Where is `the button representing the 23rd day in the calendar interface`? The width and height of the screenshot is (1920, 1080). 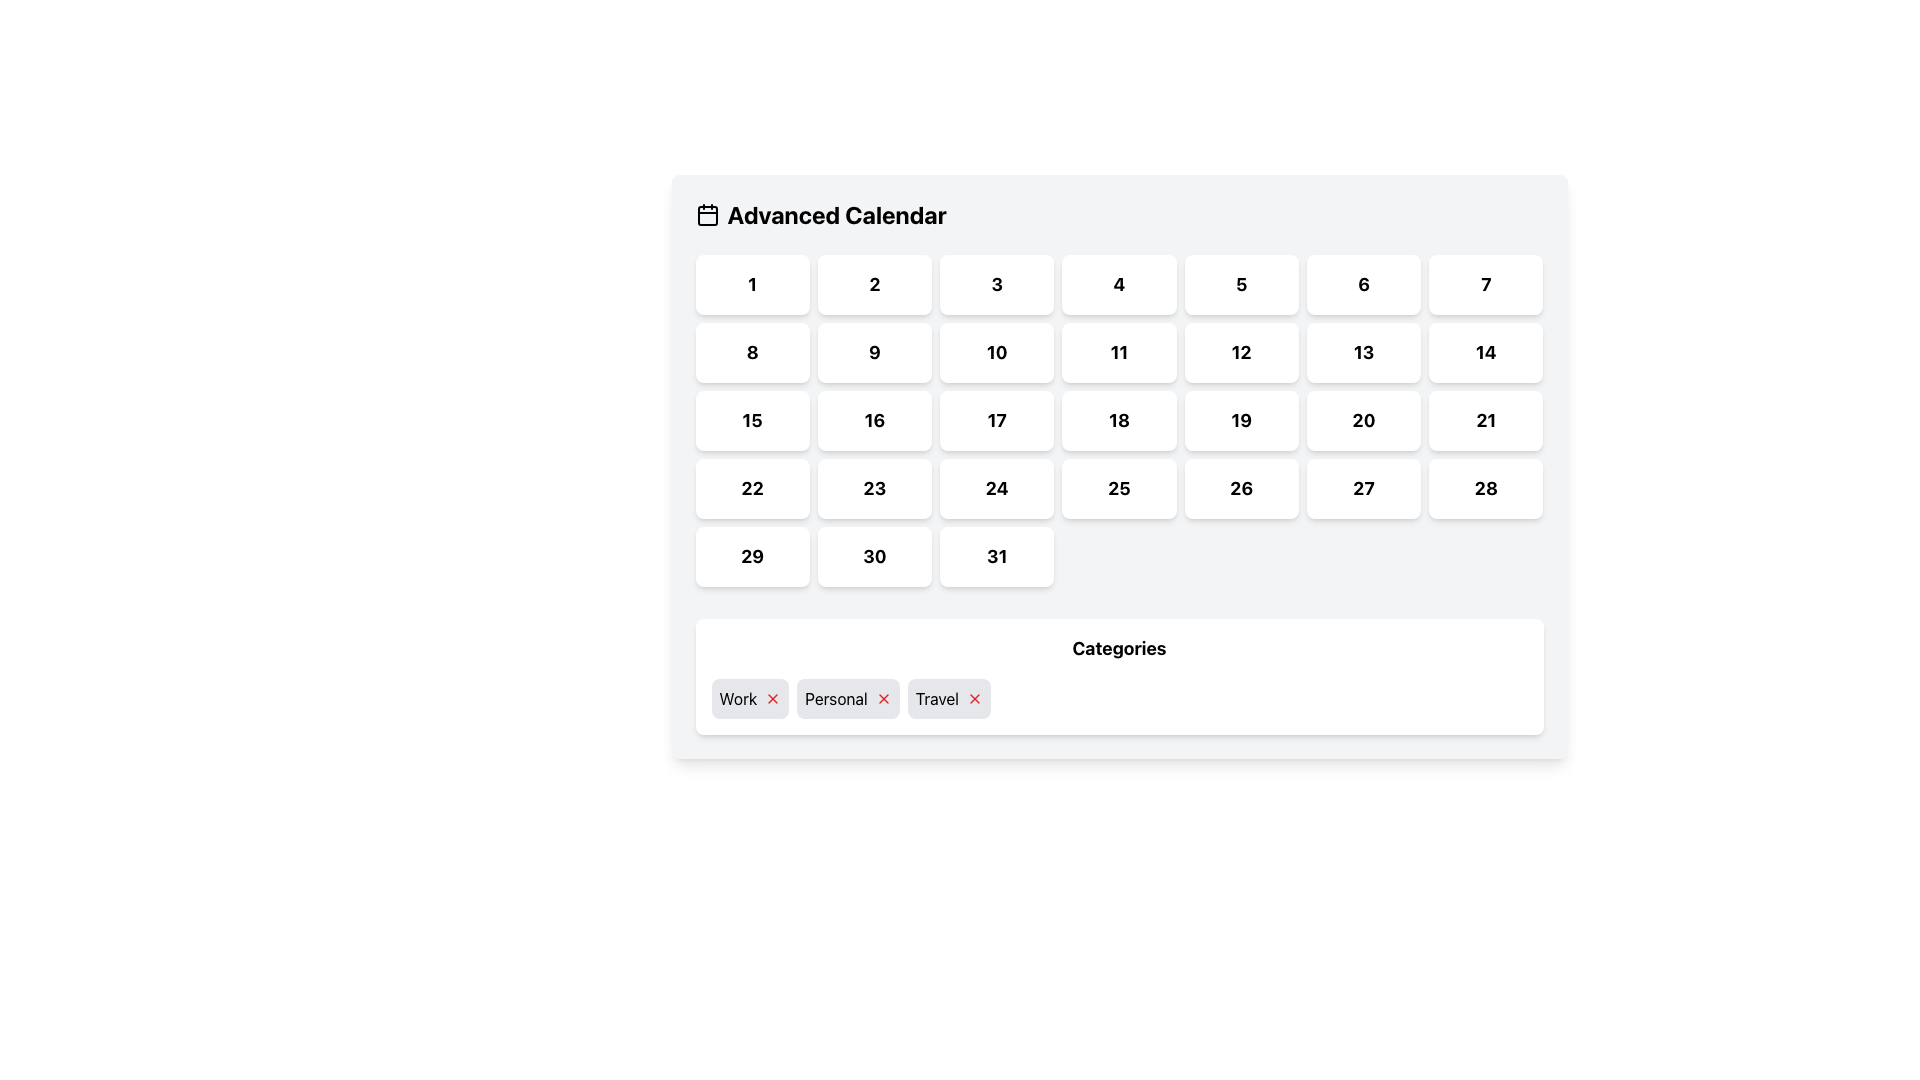
the button representing the 23rd day in the calendar interface is located at coordinates (874, 489).